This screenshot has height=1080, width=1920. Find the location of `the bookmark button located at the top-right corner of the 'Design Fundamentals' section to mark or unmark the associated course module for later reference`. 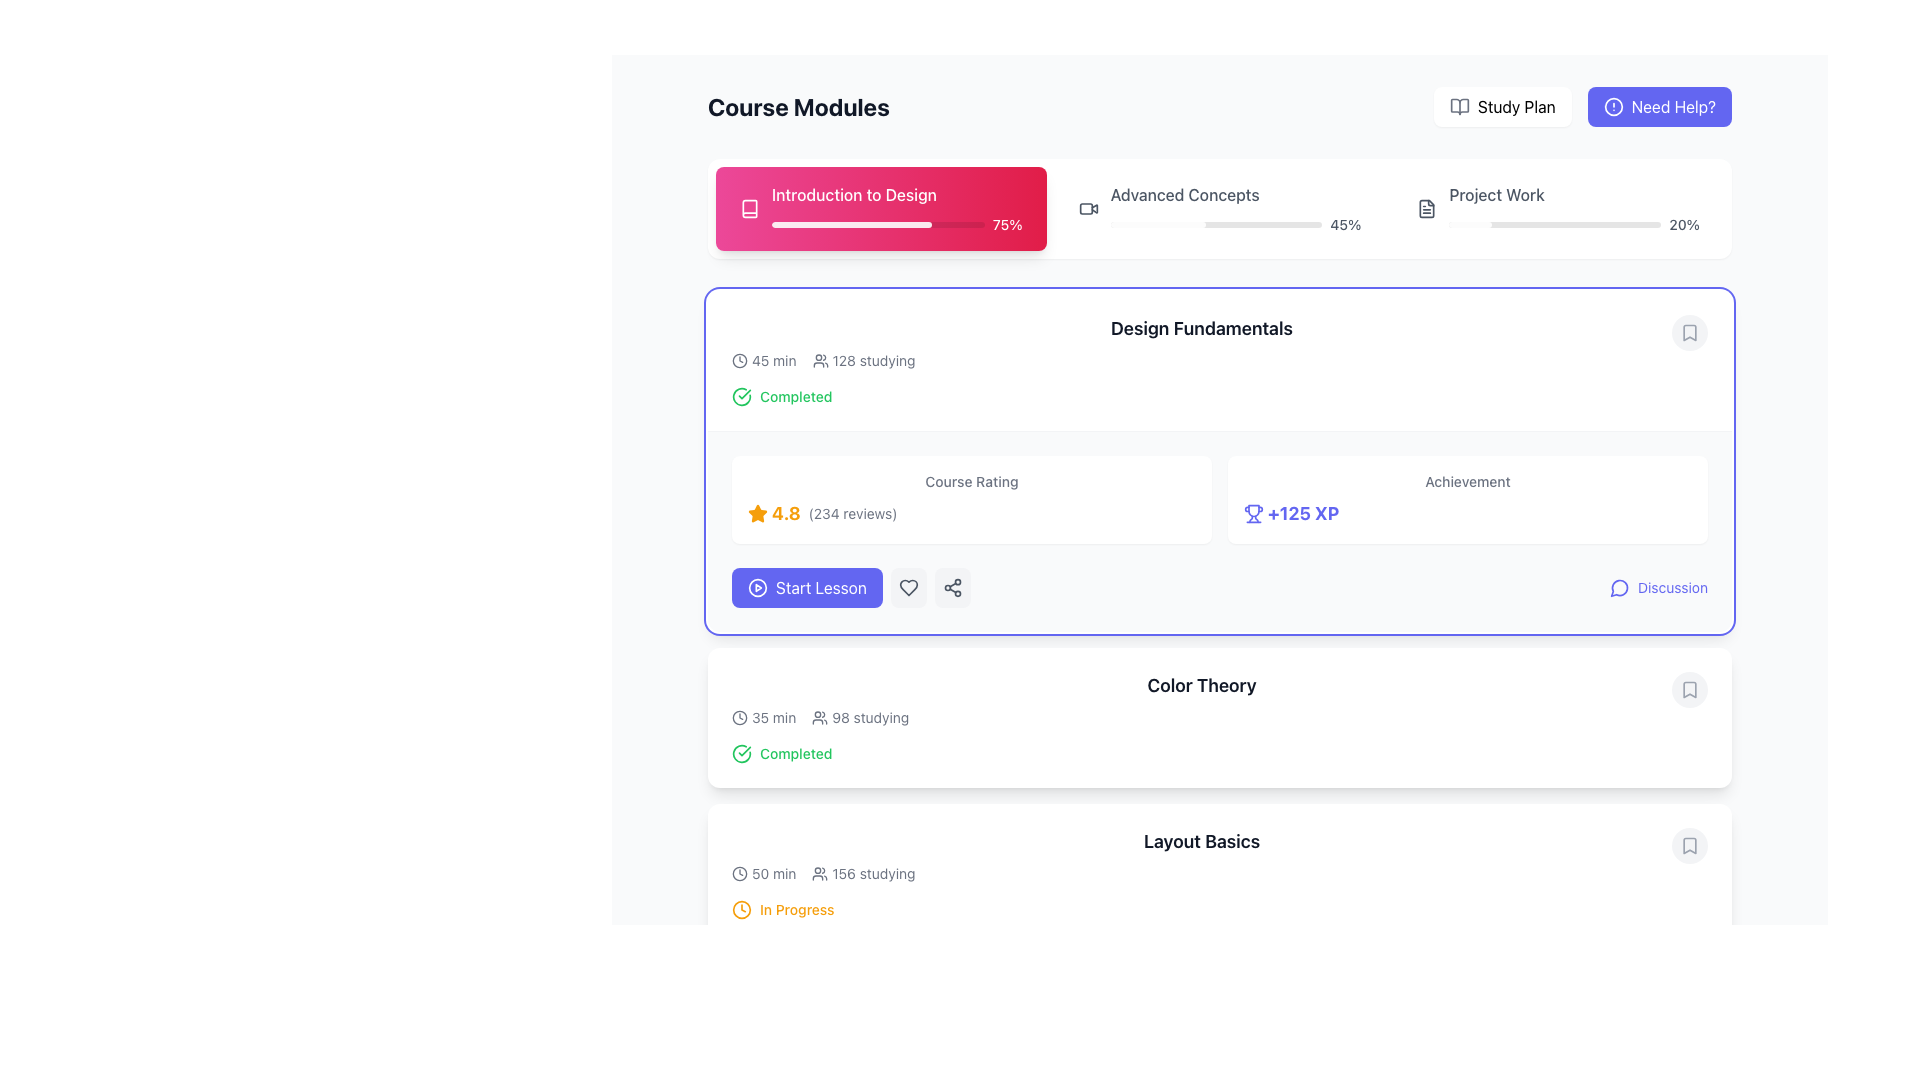

the bookmark button located at the top-right corner of the 'Design Fundamentals' section to mark or unmark the associated course module for later reference is located at coordinates (1688, 331).